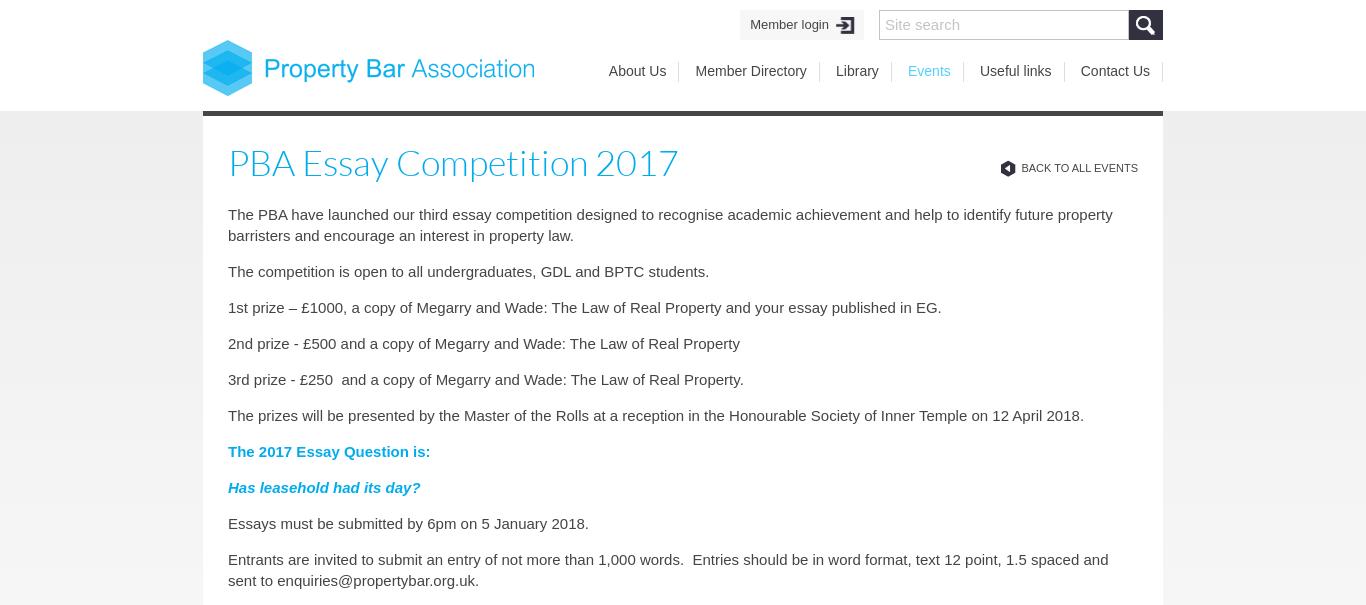 The width and height of the screenshot is (1366, 605). Describe the element at coordinates (1078, 168) in the screenshot. I see `'Back to all events'` at that location.